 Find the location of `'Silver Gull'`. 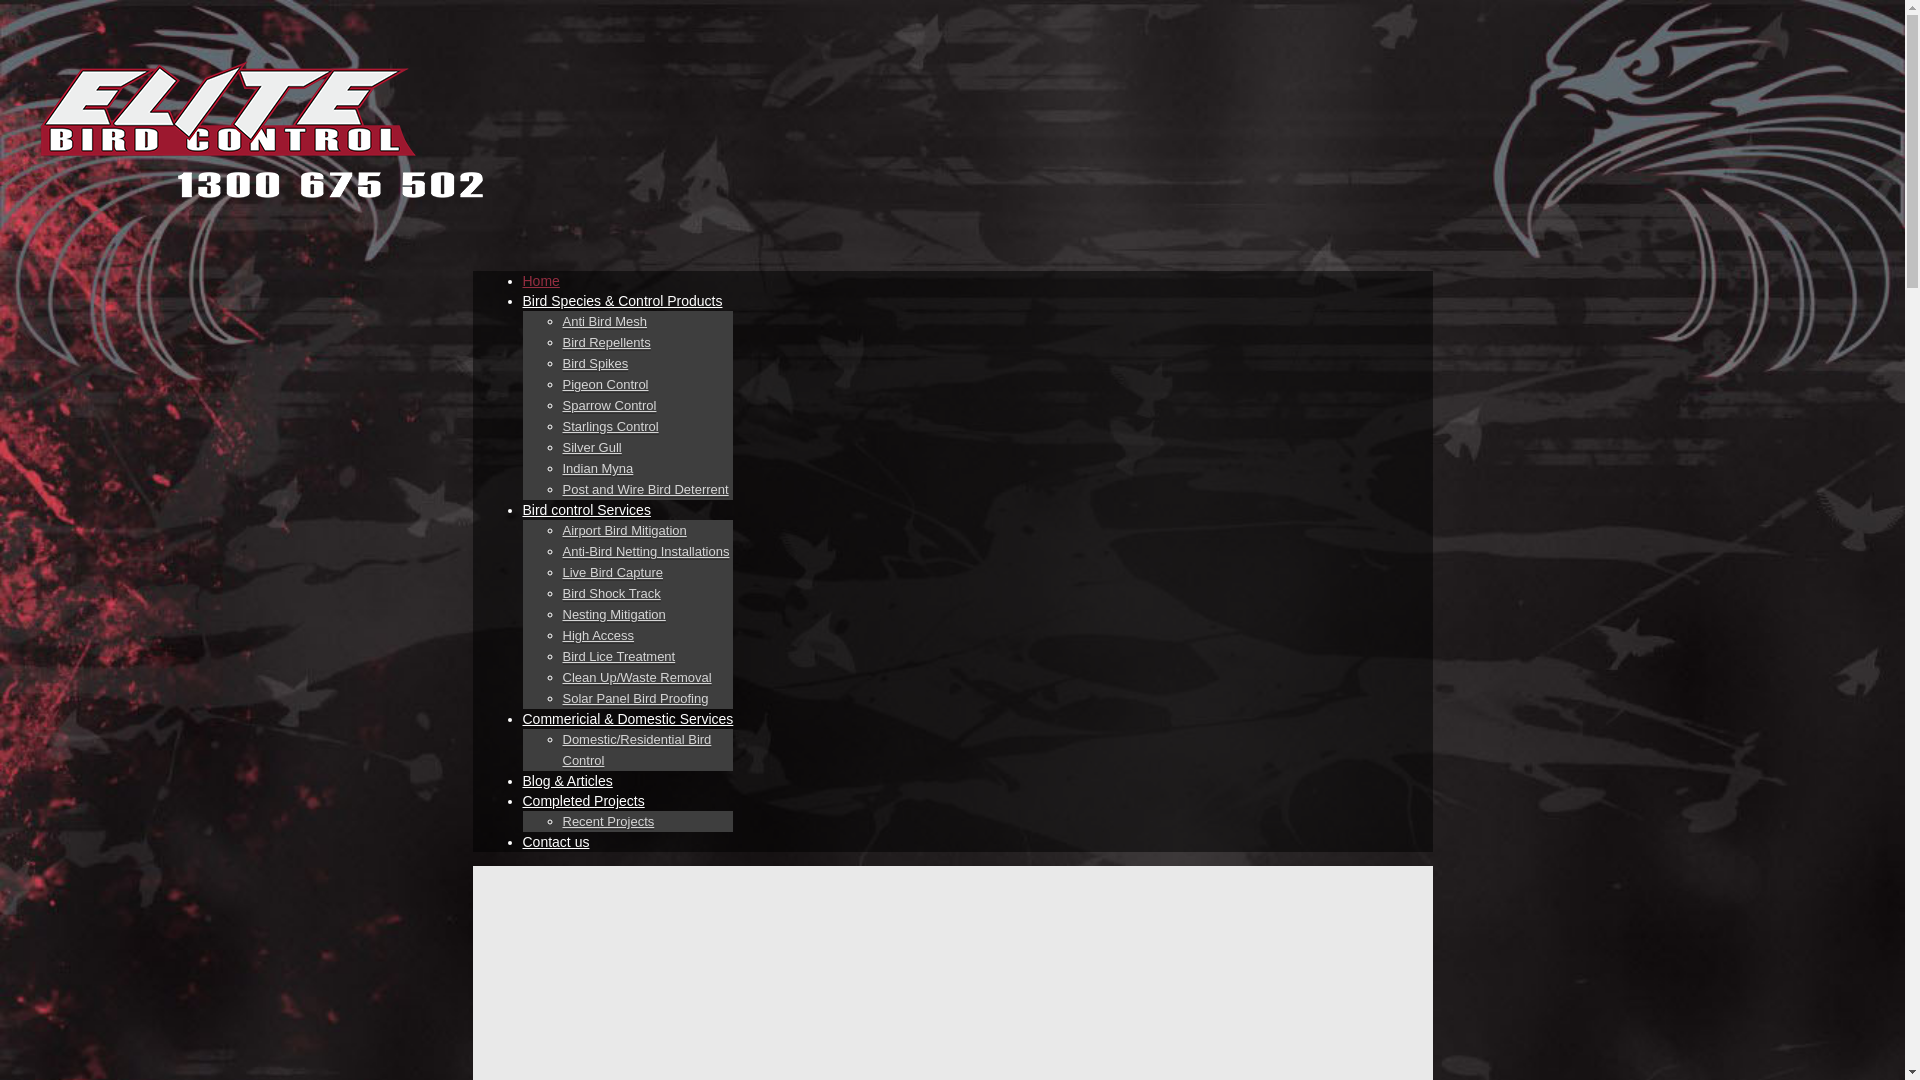

'Silver Gull' is located at coordinates (590, 446).